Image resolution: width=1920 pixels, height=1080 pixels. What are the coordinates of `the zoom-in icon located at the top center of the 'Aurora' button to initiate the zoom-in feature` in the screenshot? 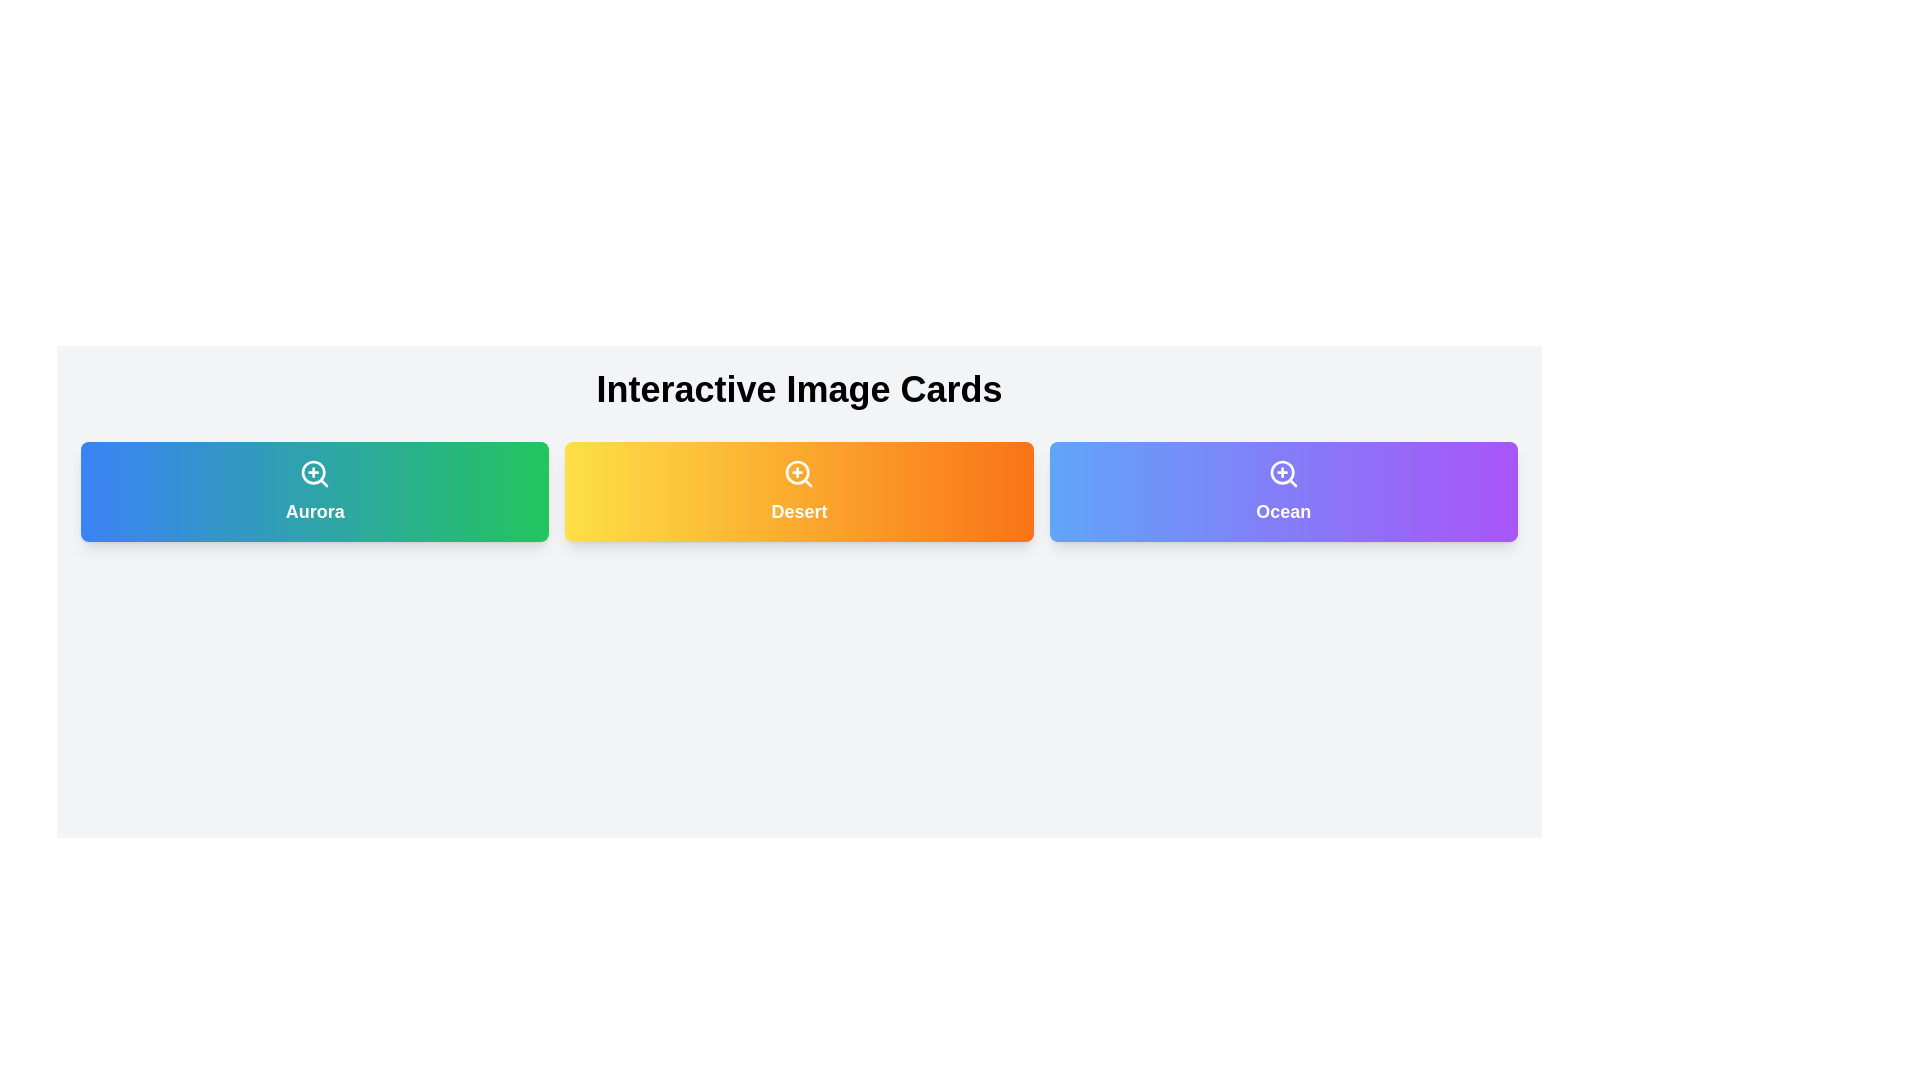 It's located at (314, 474).